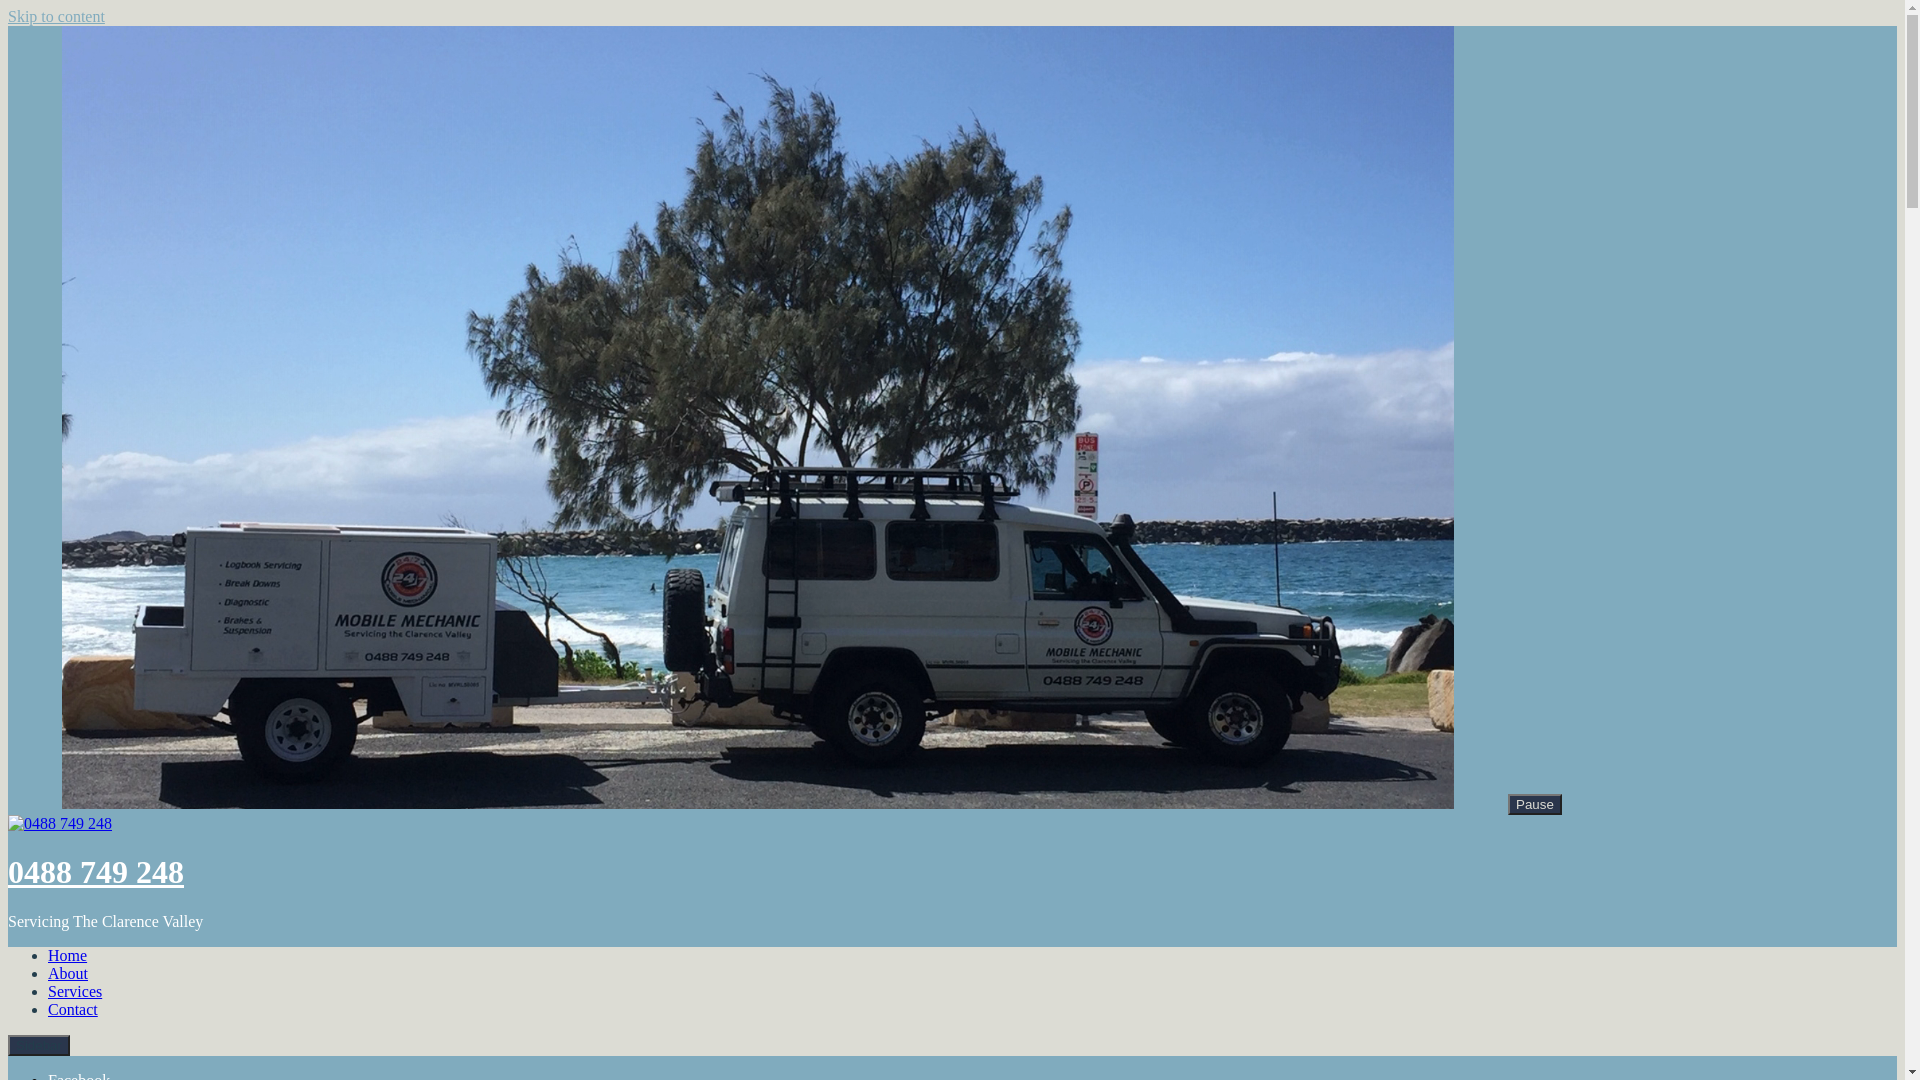 The height and width of the screenshot is (1080, 1920). Describe the element at coordinates (67, 972) in the screenshot. I see `'About'` at that location.